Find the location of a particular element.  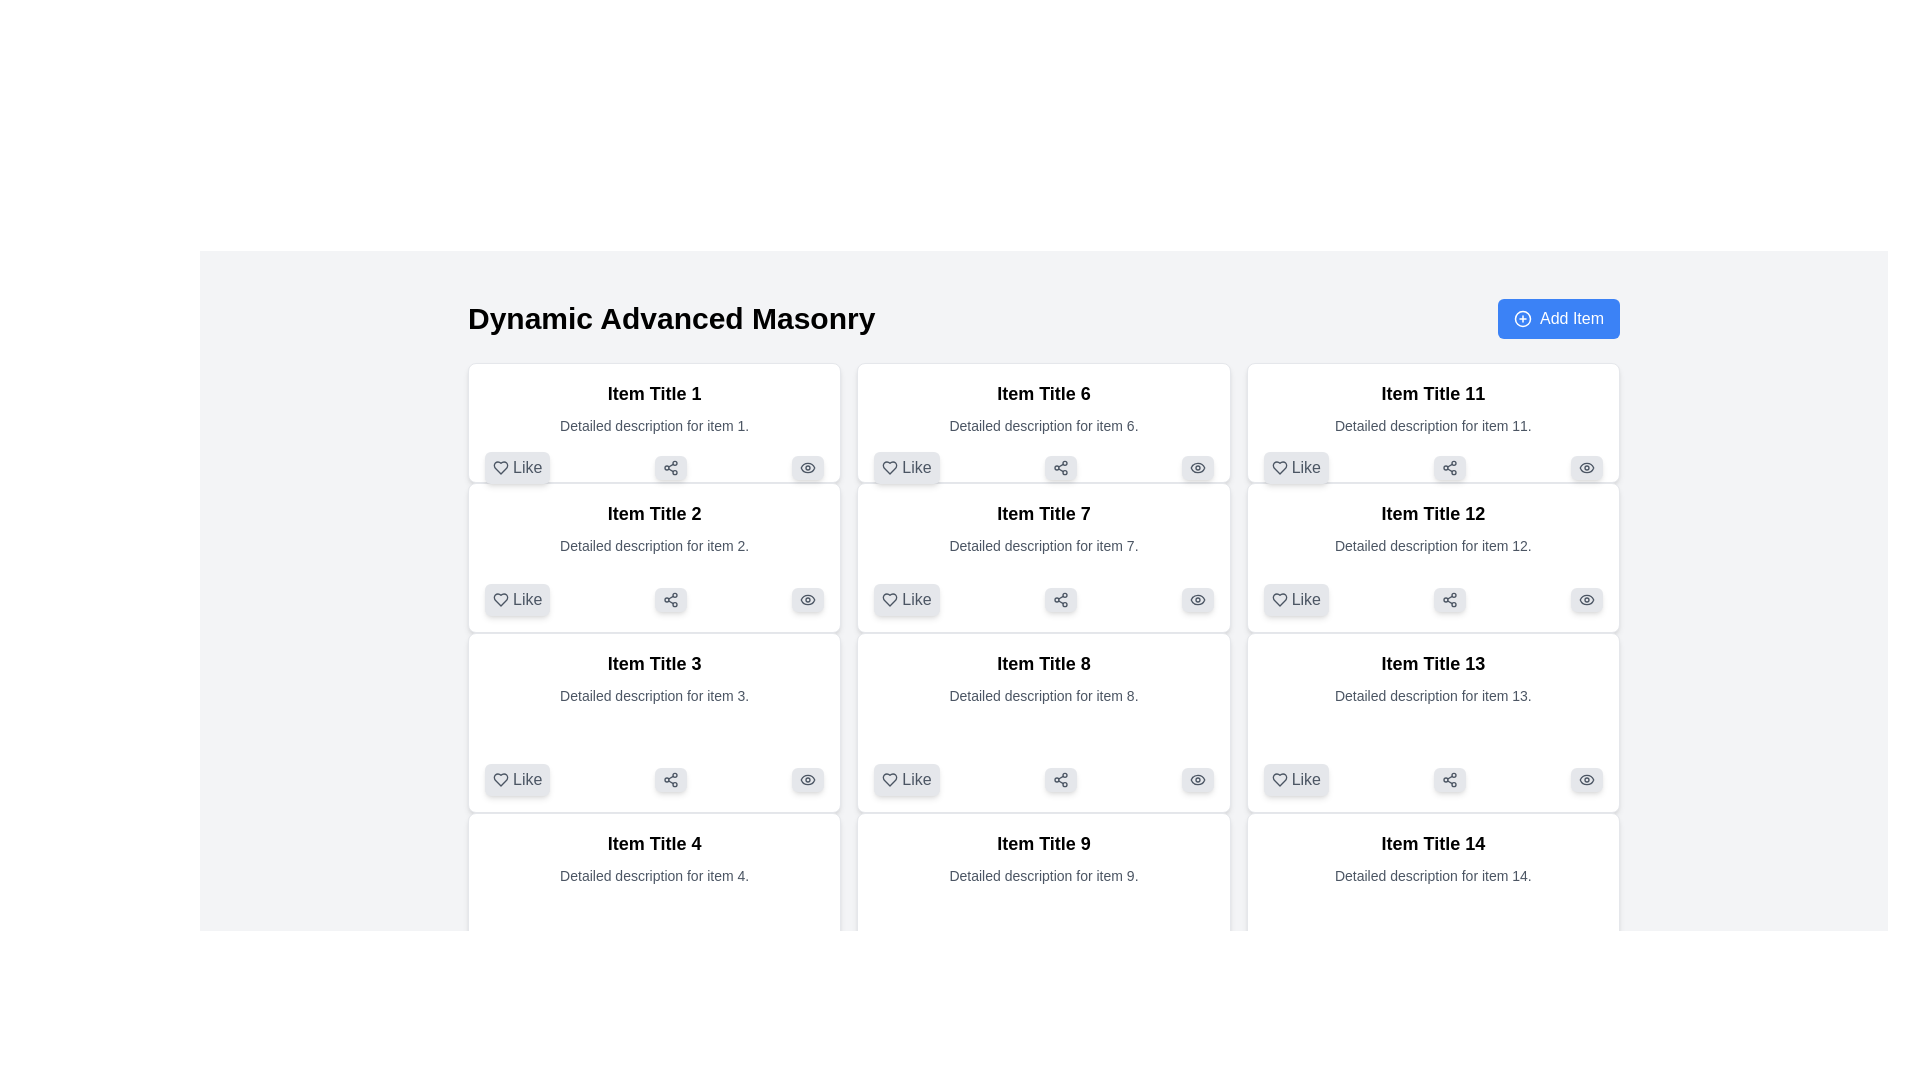

the bold title 'Item Title 9' located in the center-right column of a card component to interact with it is located at coordinates (1042, 844).